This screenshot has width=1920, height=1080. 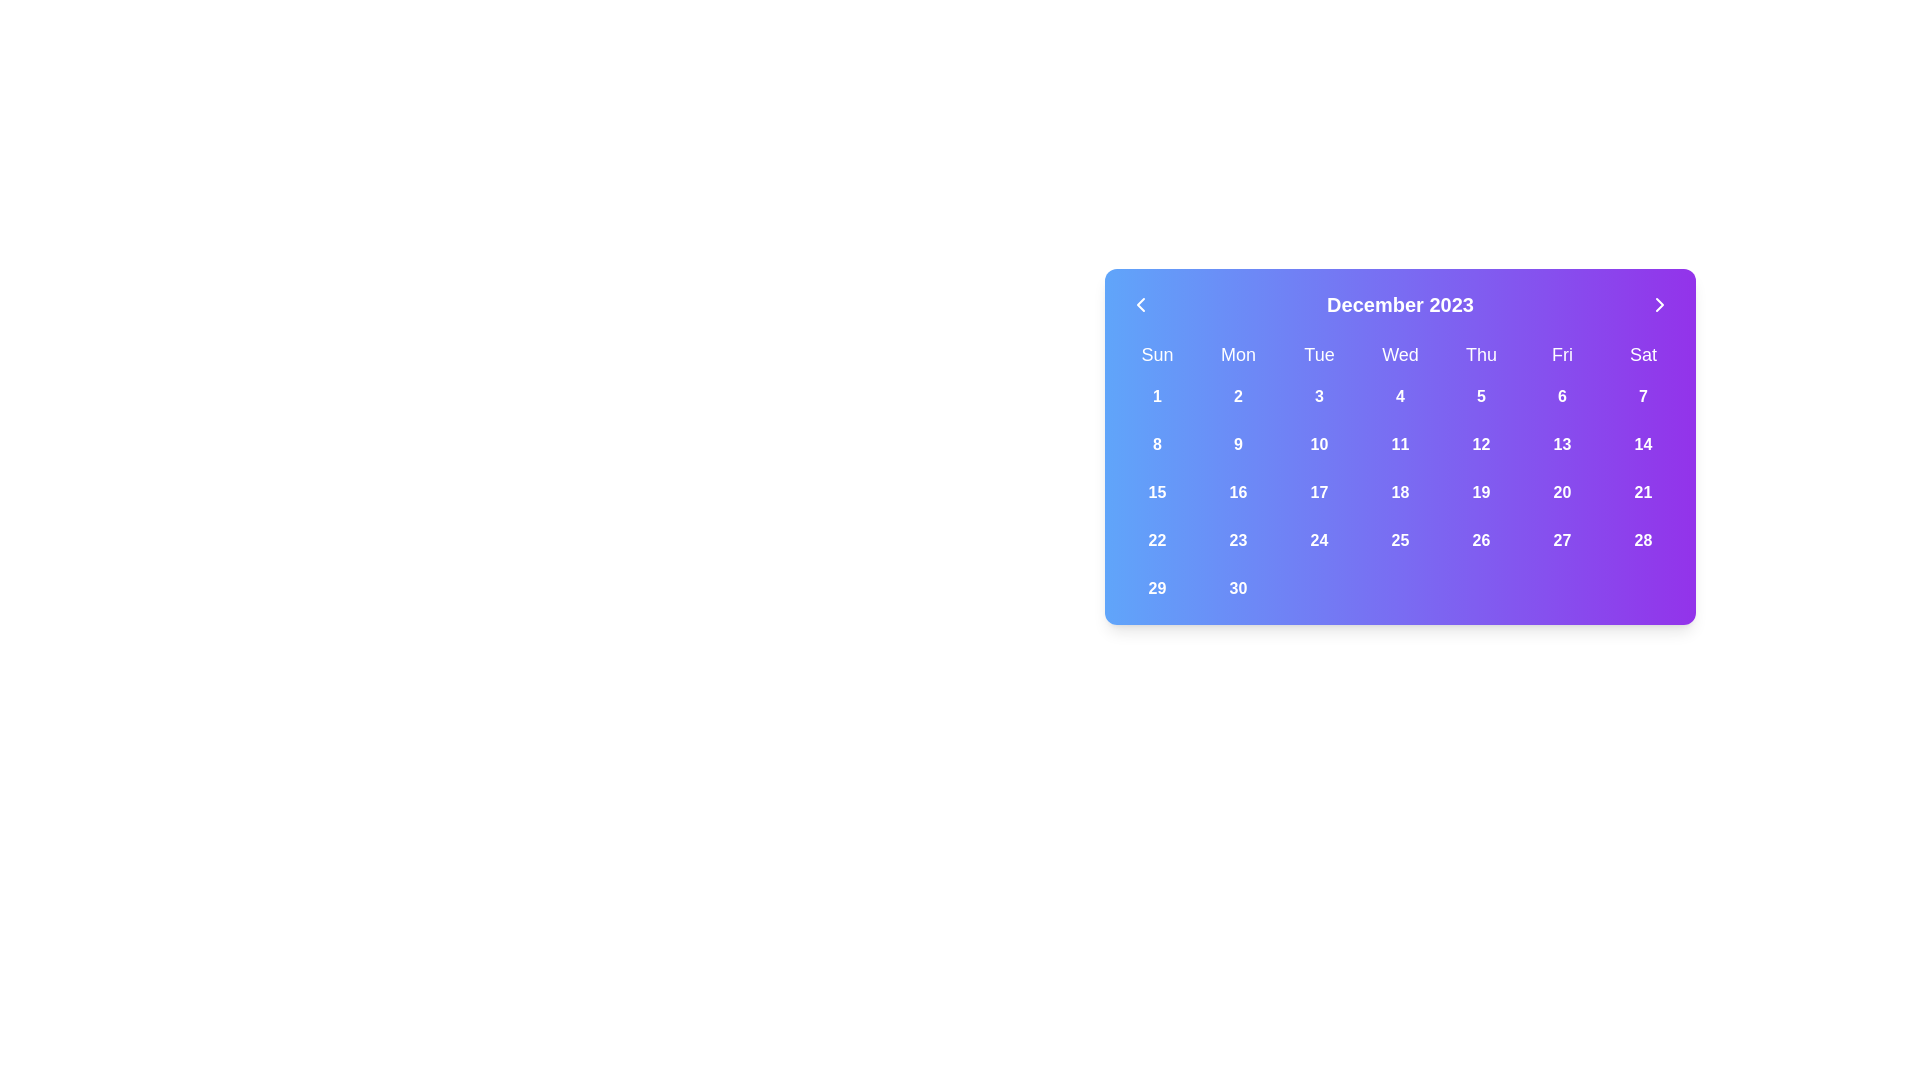 I want to click on the Interactive button containing the numeric text '22', so click(x=1157, y=540).